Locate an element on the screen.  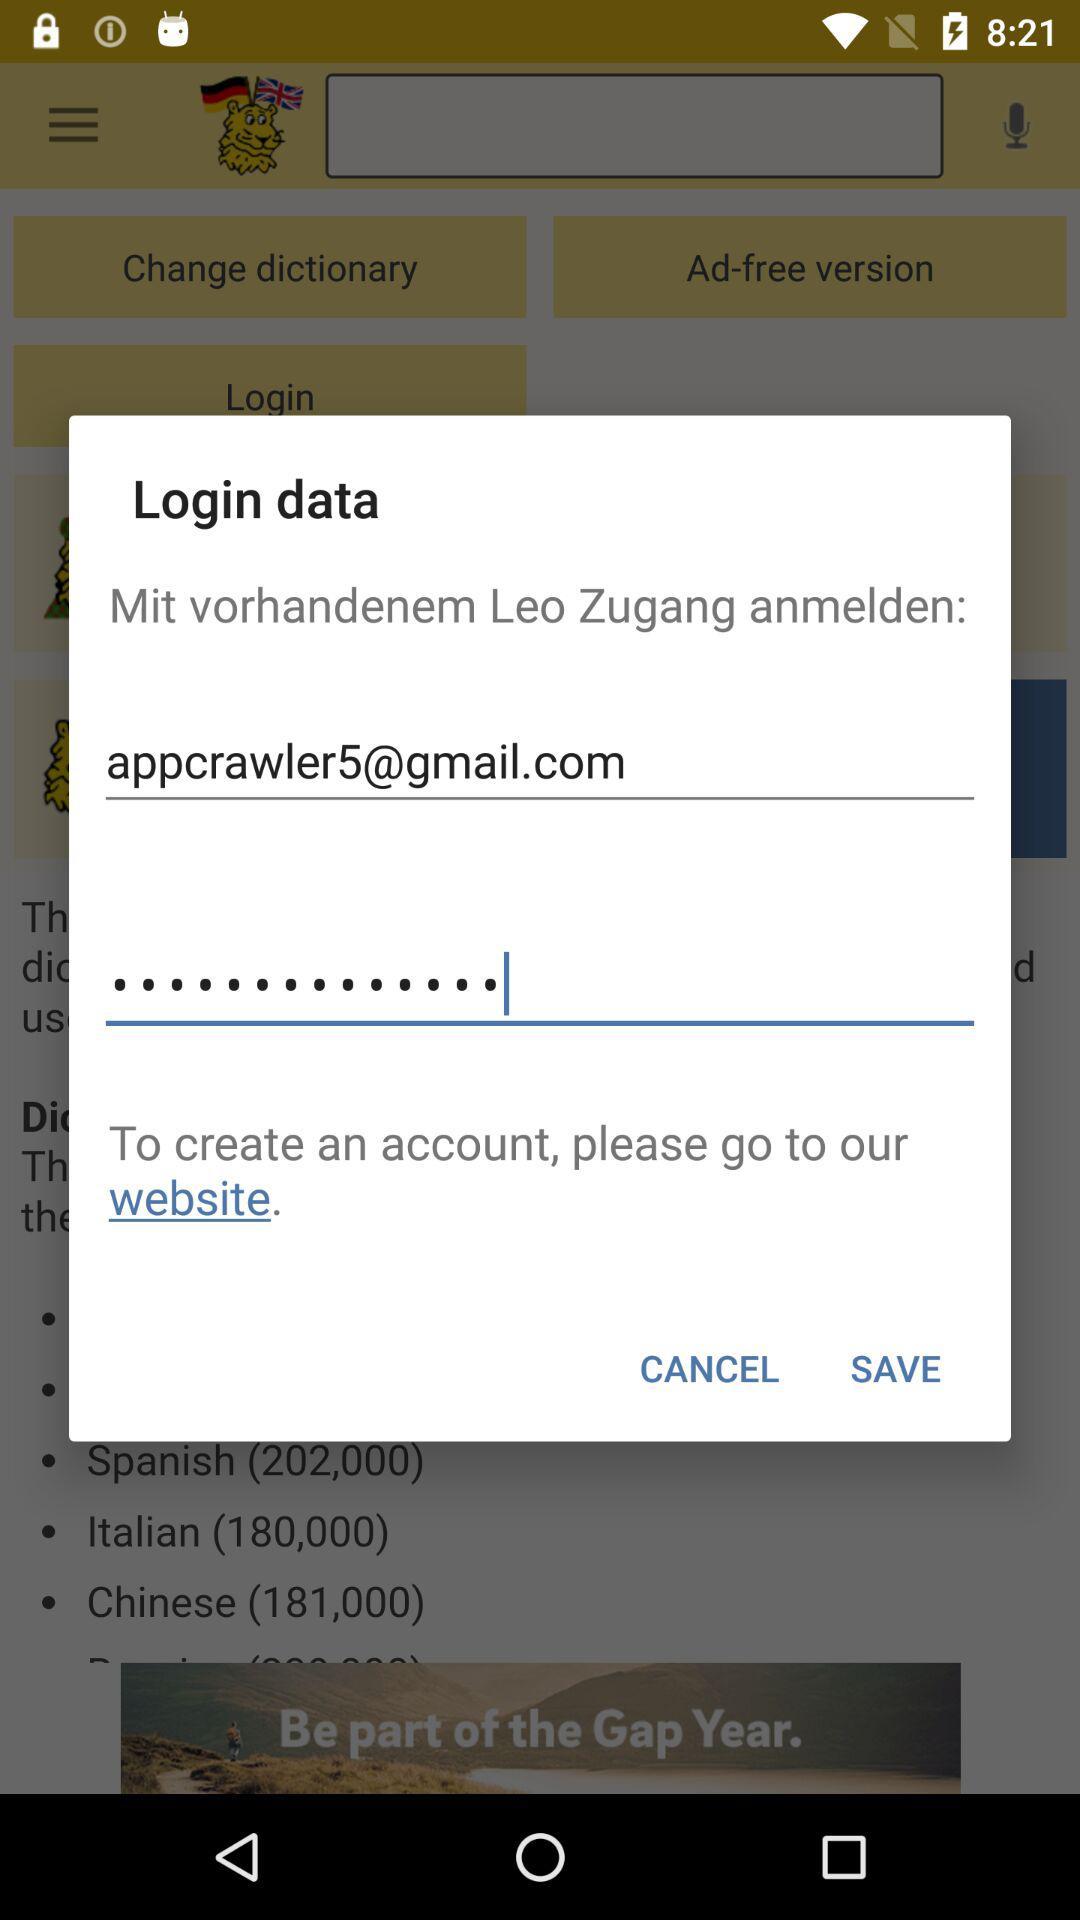
item above cancel icon is located at coordinates (540, 1169).